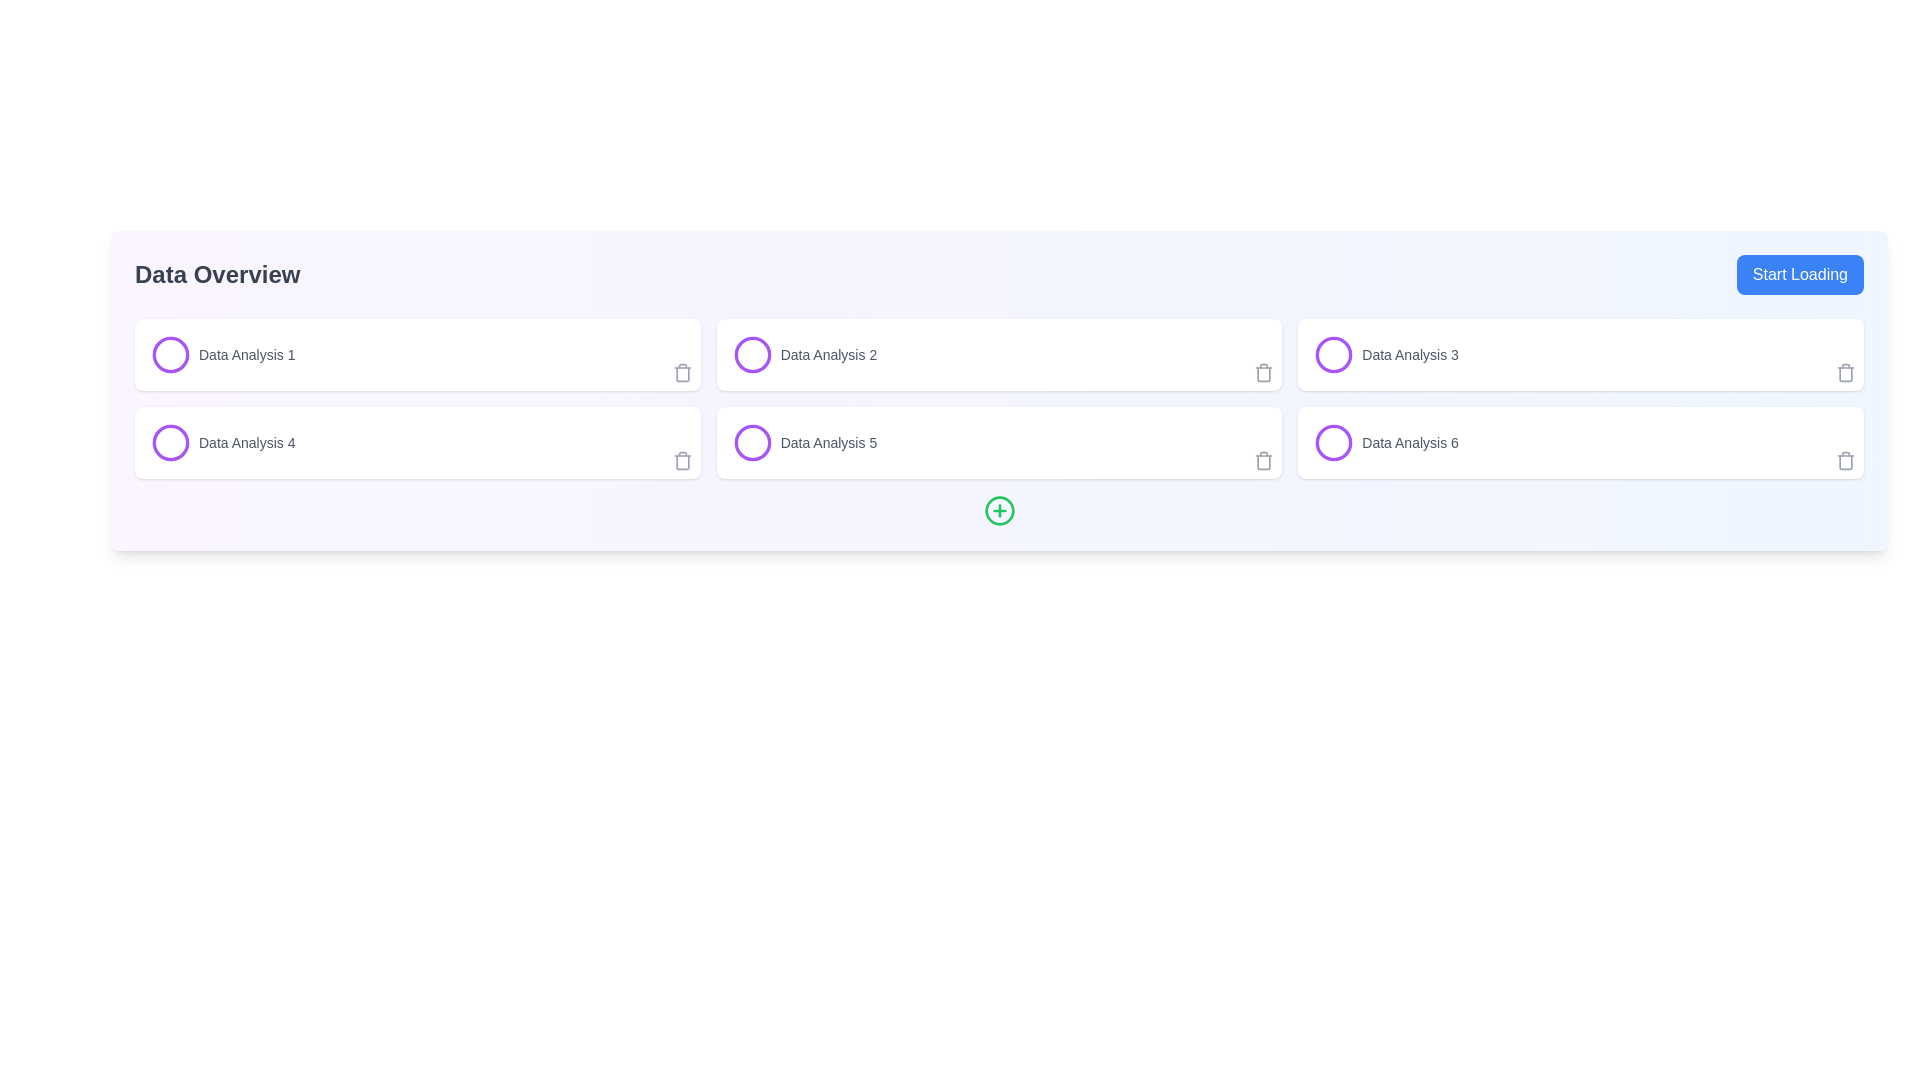 The image size is (1920, 1080). Describe the element at coordinates (1263, 374) in the screenshot. I see `the delete button (trash can icon) located in the bottom-right corner of the 'Data Analysis 2' card` at that location.